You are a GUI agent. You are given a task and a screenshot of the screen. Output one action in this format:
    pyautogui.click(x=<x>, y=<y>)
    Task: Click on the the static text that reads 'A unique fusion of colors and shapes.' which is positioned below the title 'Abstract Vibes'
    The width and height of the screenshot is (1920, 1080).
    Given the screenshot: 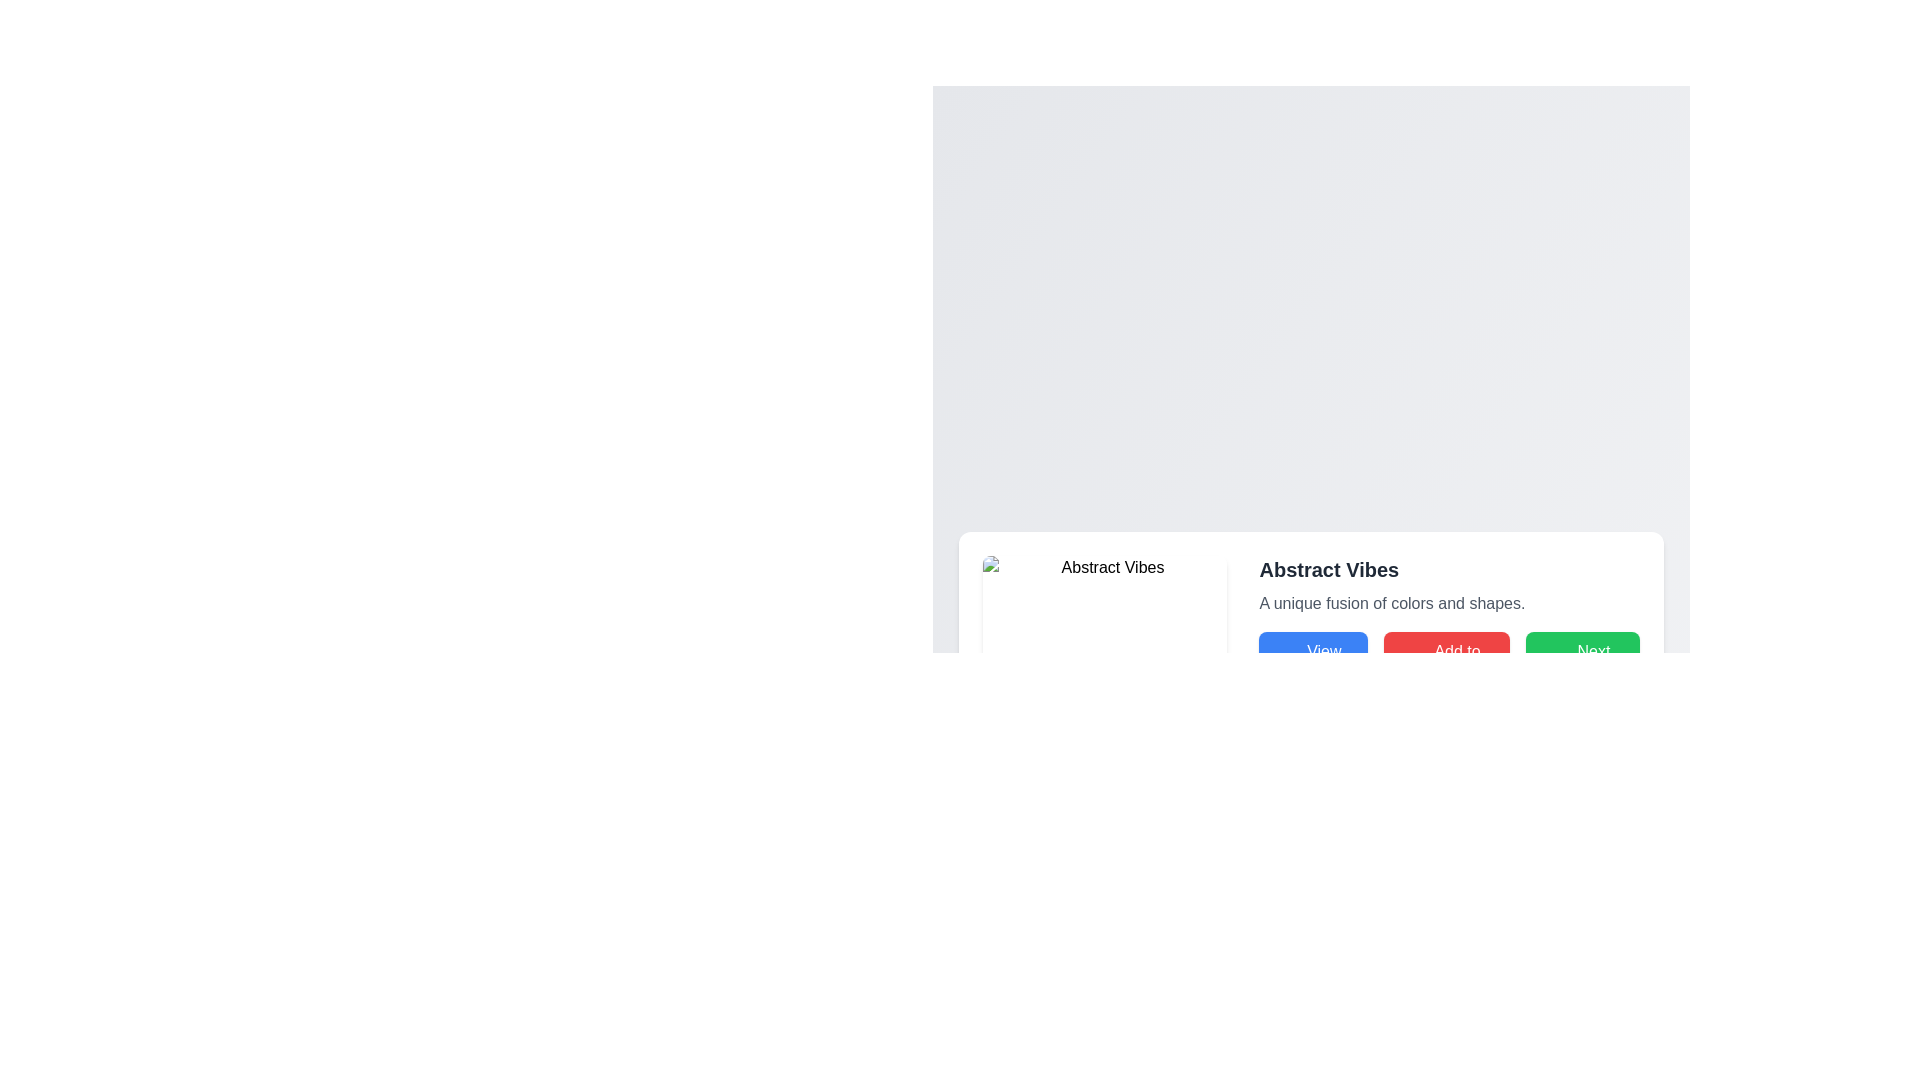 What is the action you would take?
    pyautogui.click(x=1449, y=603)
    